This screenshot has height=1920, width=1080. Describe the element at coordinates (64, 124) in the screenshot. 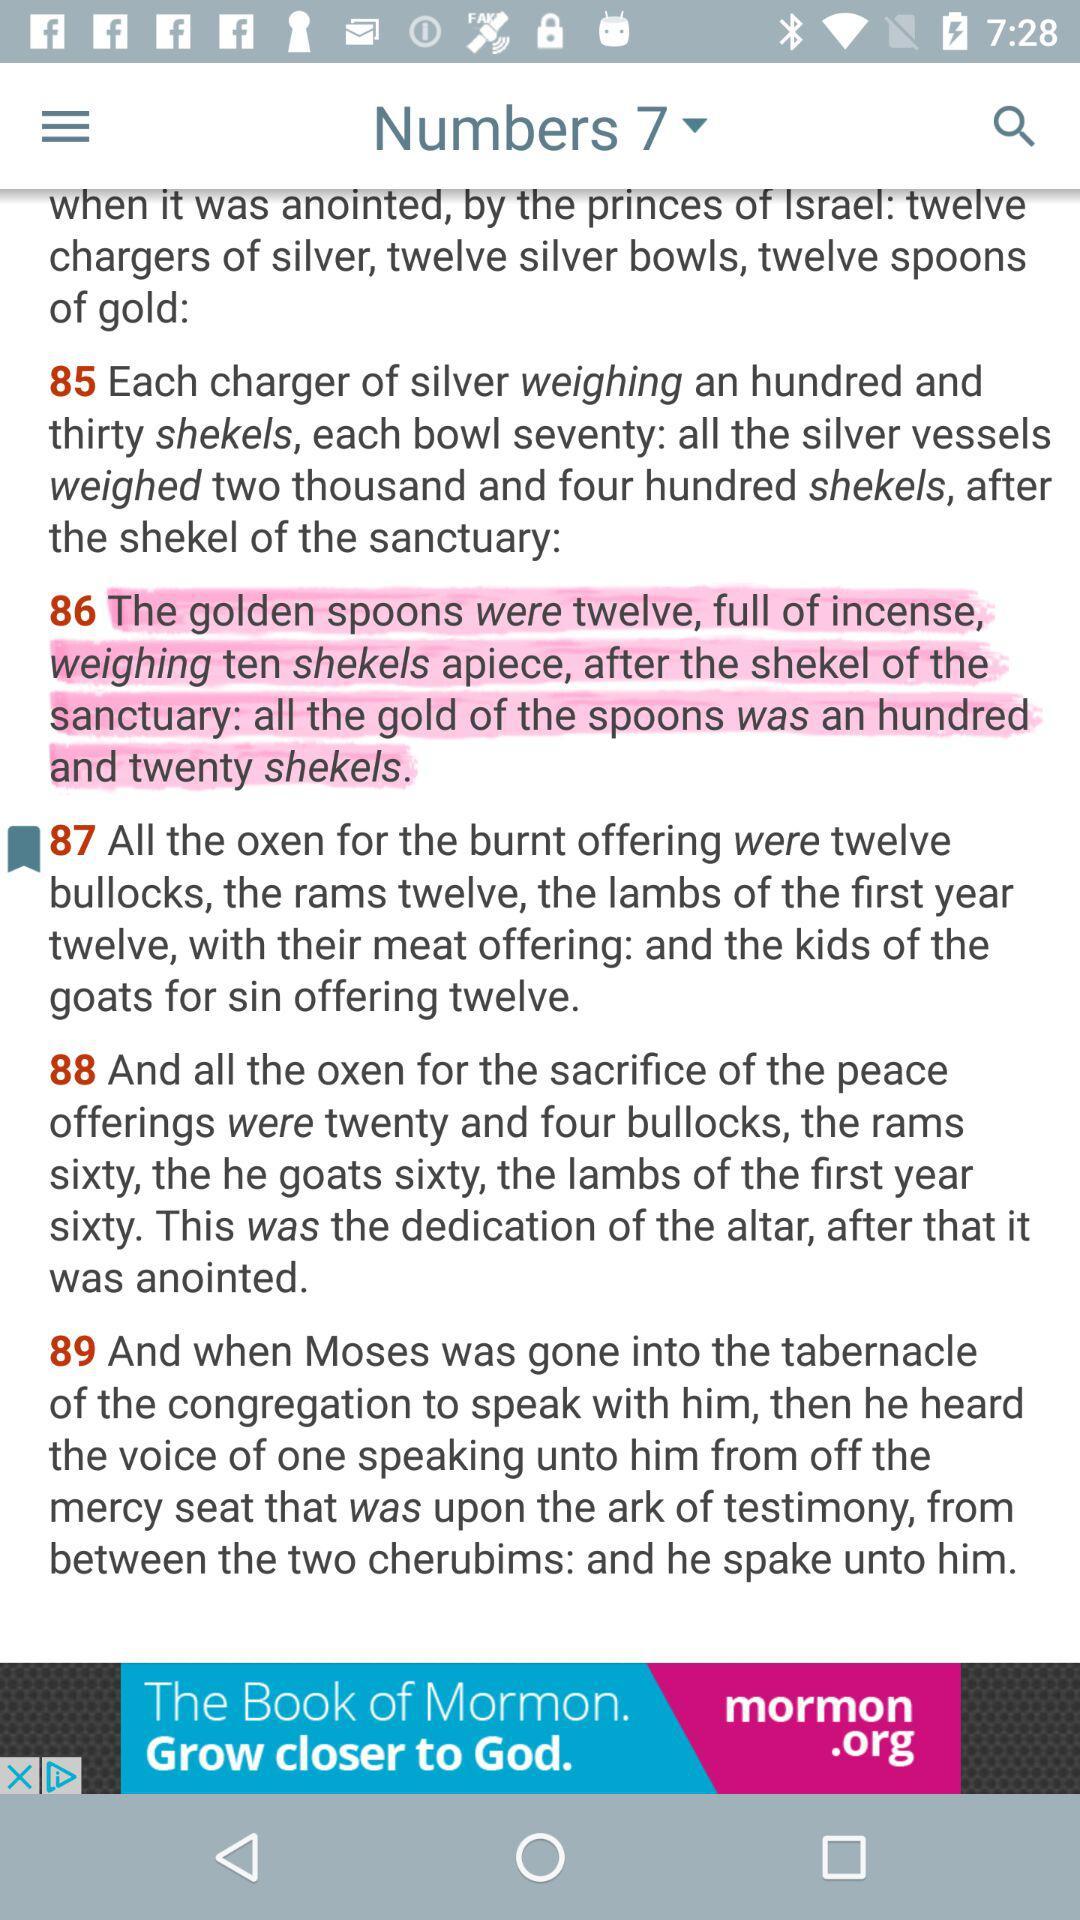

I see `the menu icon` at that location.